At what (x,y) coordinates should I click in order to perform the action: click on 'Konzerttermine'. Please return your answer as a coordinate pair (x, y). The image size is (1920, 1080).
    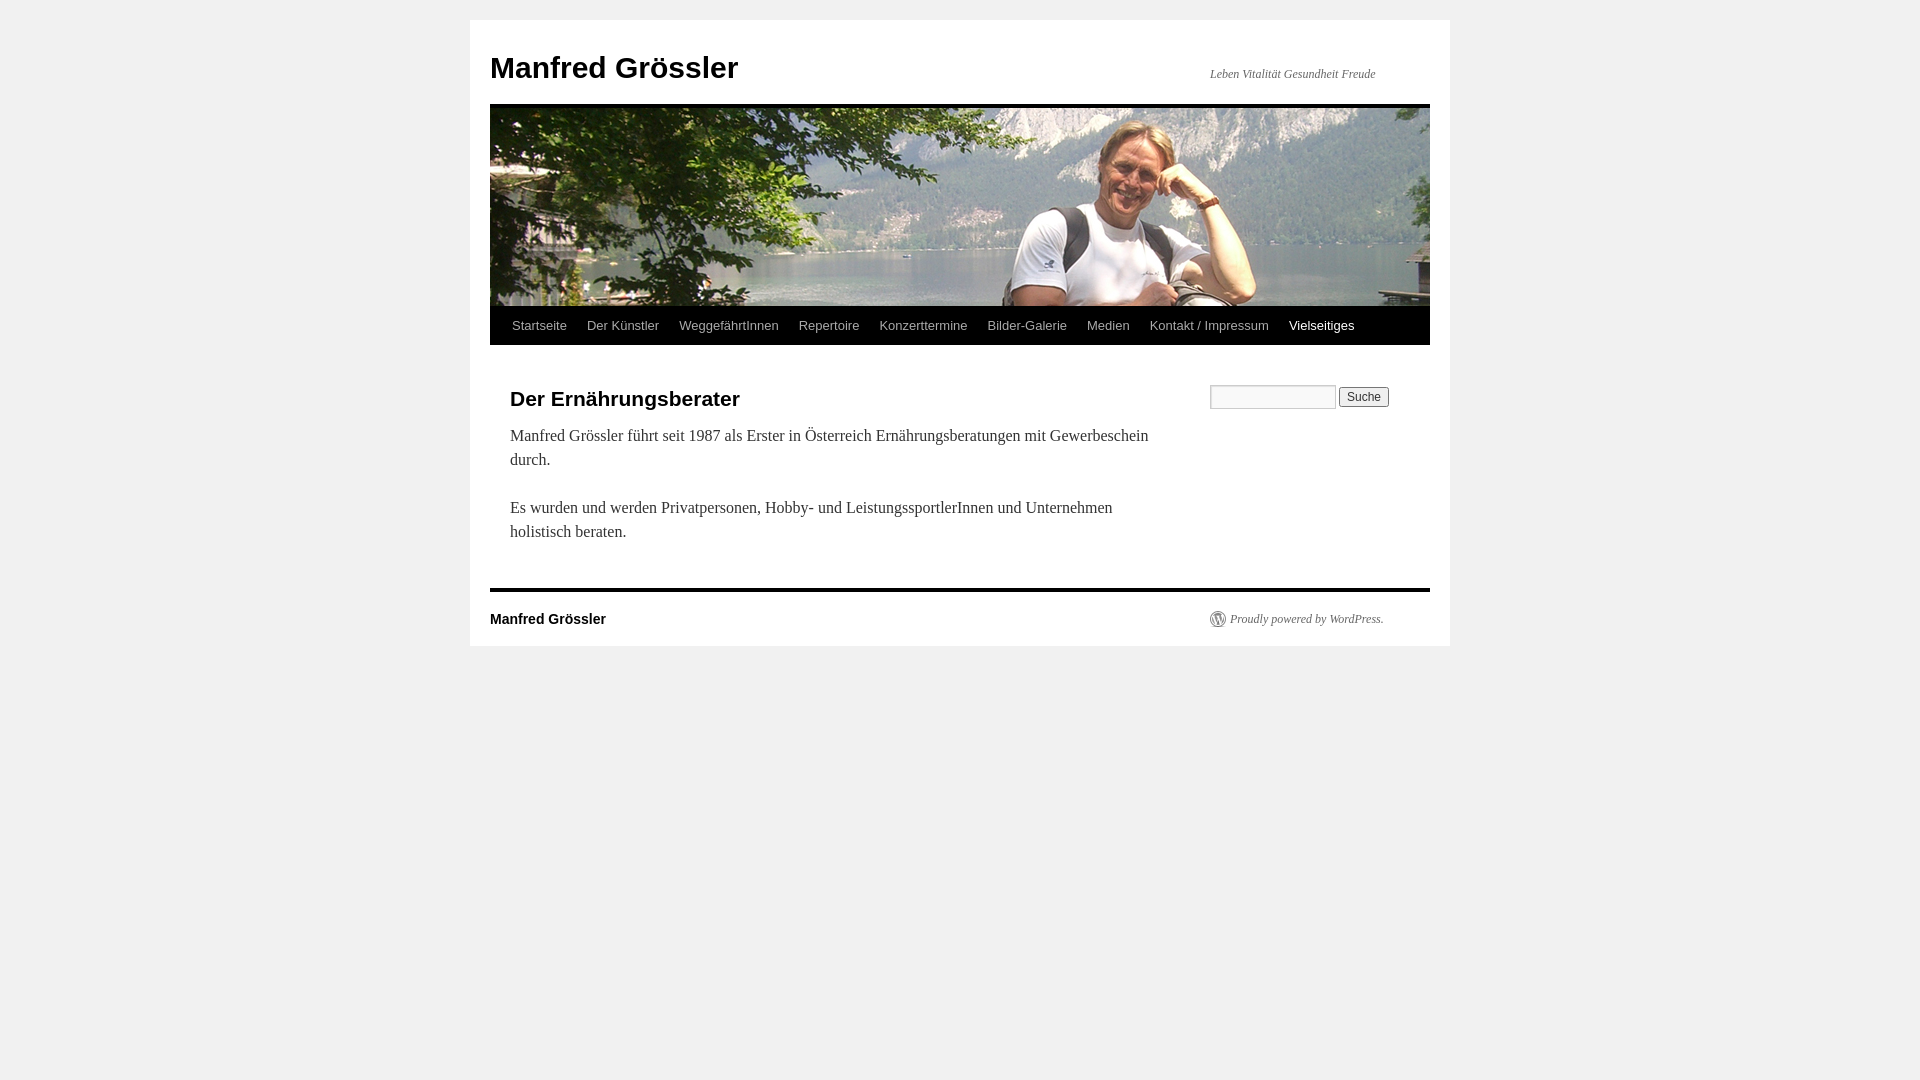
    Looking at the image, I should click on (921, 325).